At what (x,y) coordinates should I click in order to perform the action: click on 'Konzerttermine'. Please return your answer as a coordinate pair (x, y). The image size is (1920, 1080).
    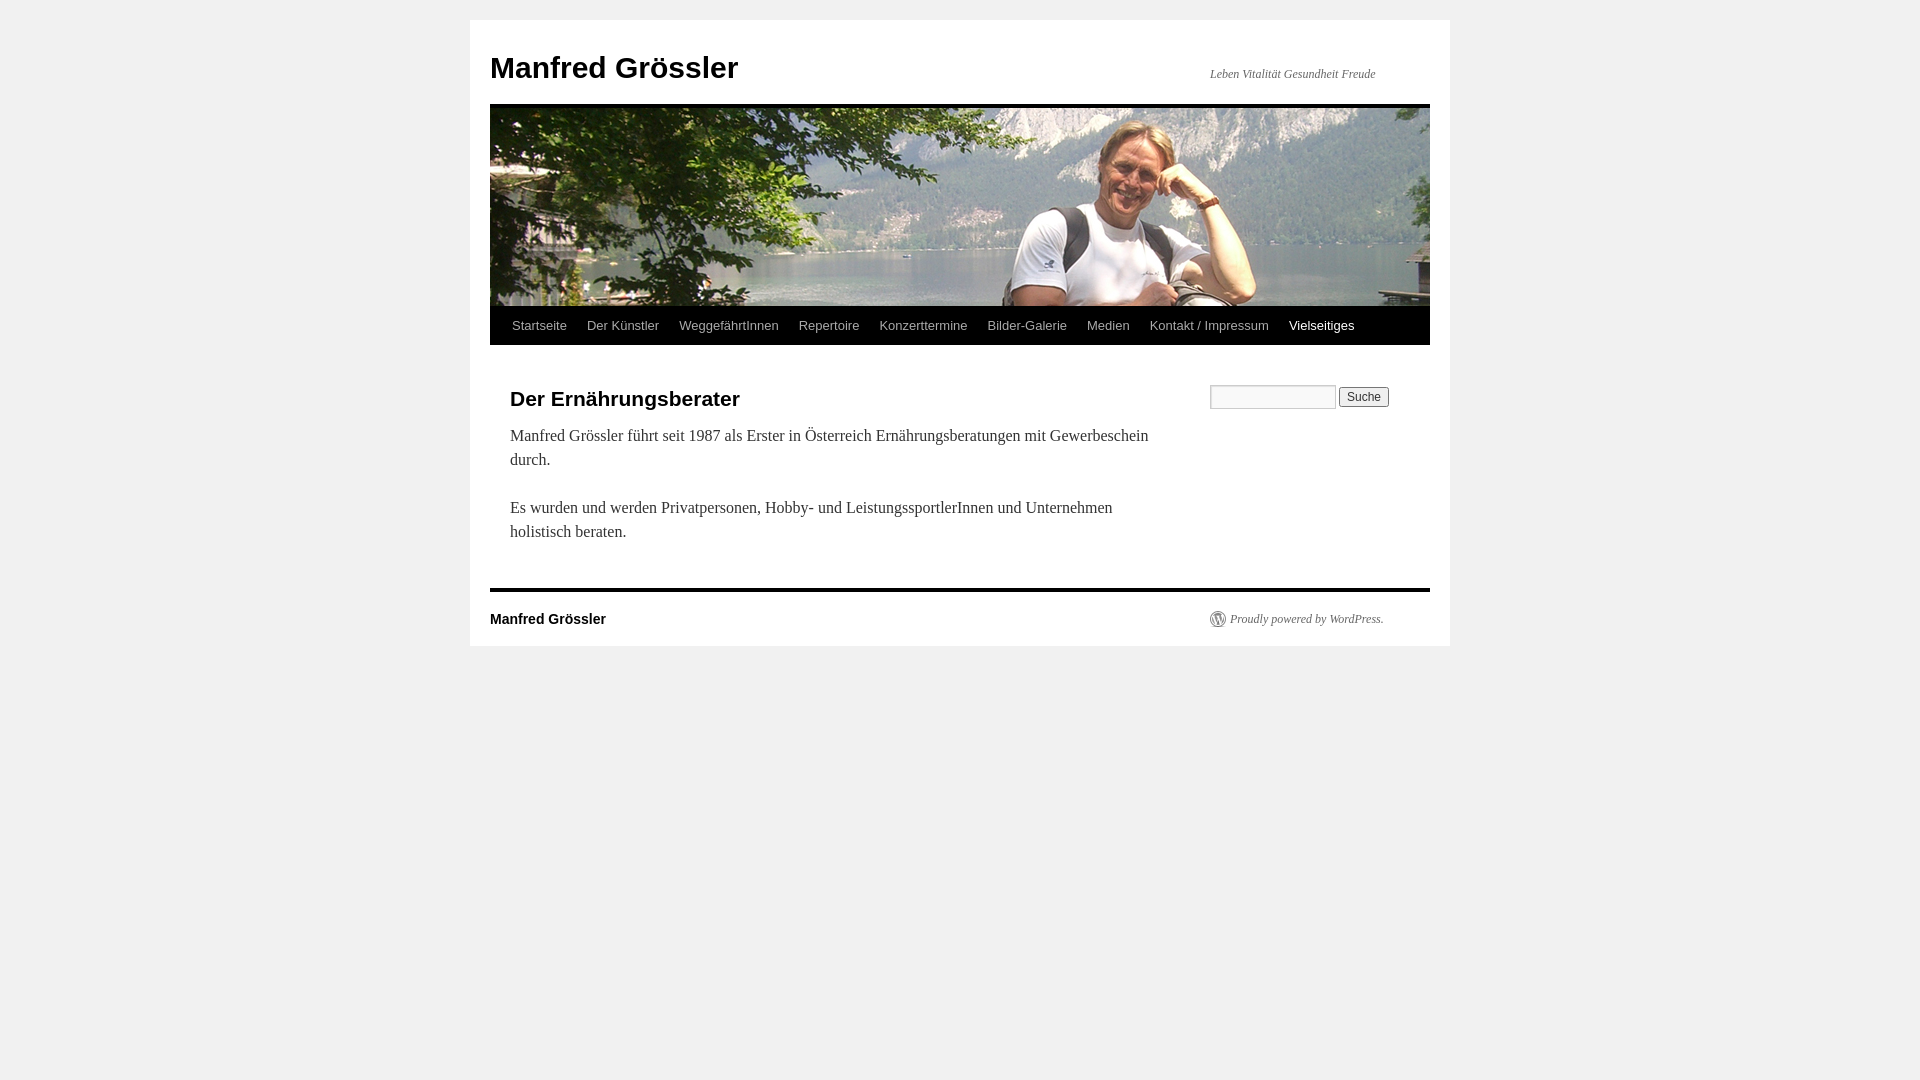
    Looking at the image, I should click on (921, 325).